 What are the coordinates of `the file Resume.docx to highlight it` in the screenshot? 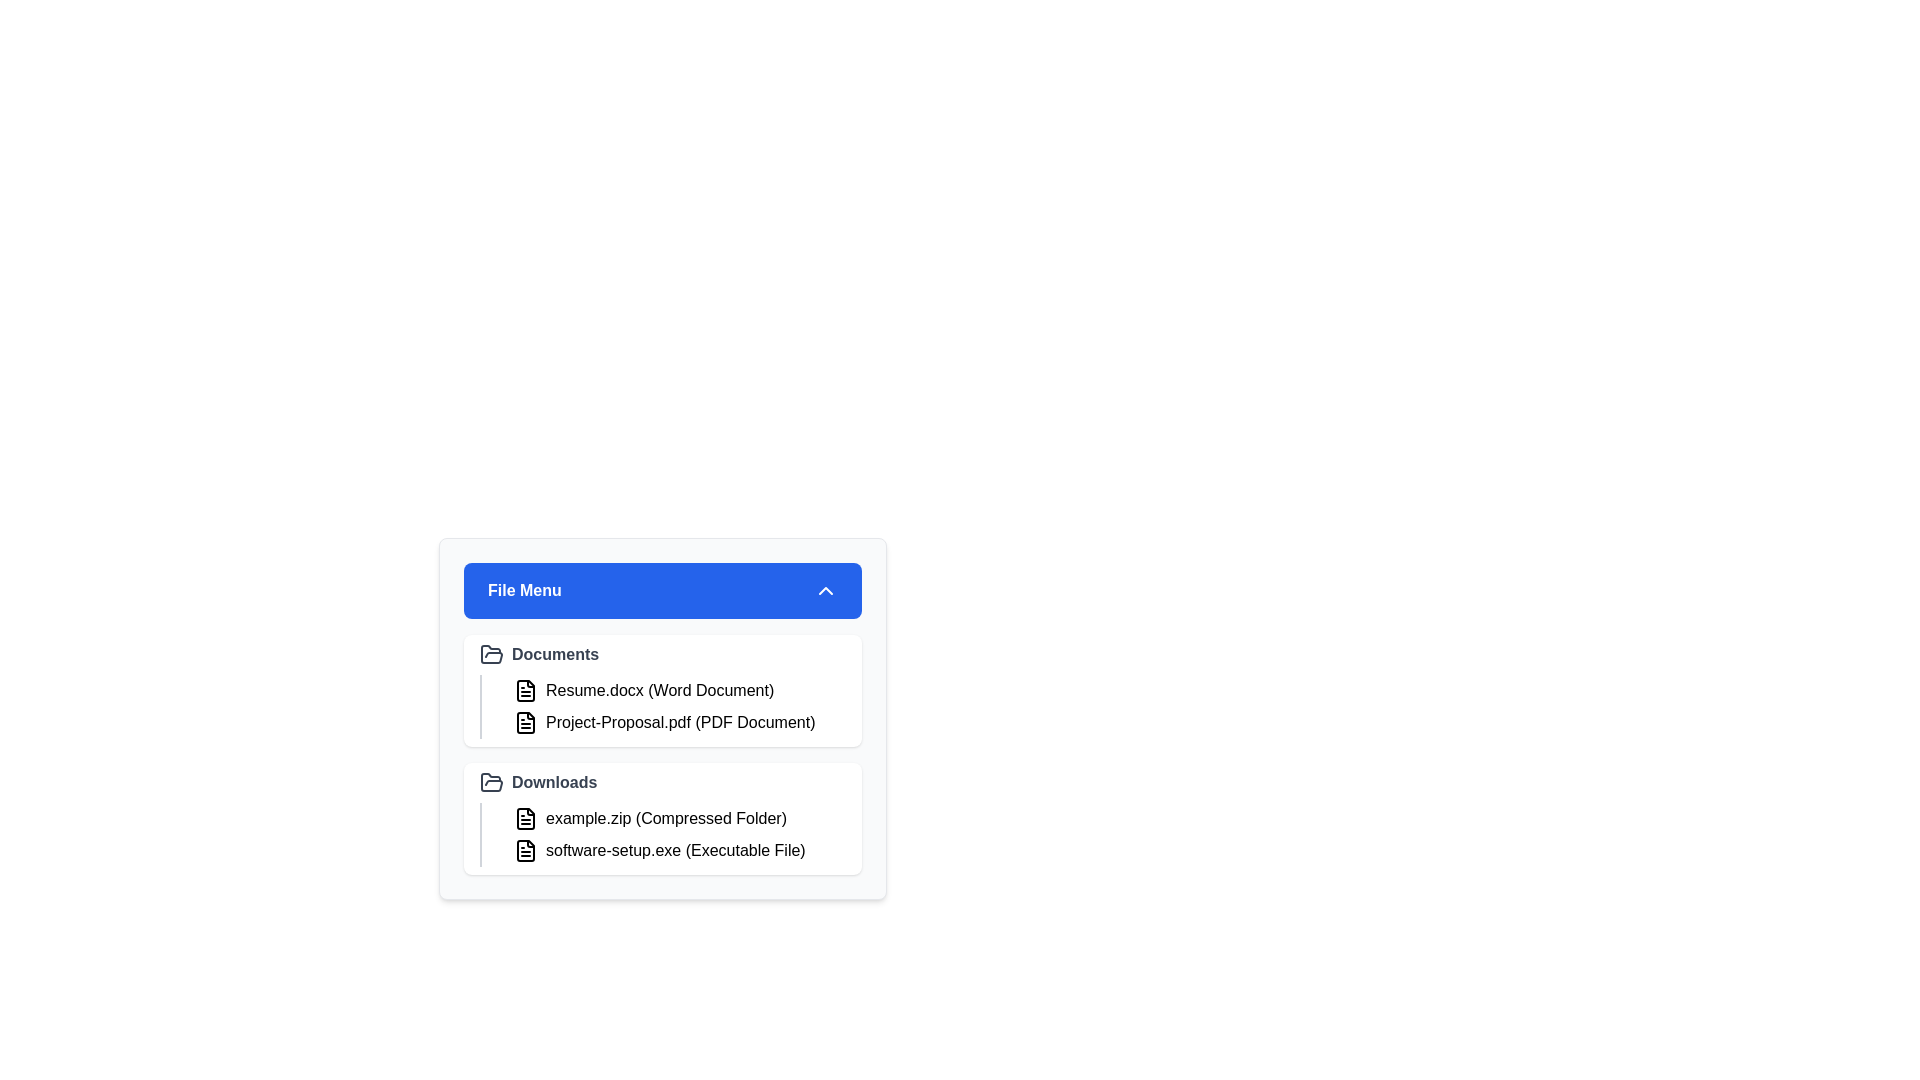 It's located at (676, 689).